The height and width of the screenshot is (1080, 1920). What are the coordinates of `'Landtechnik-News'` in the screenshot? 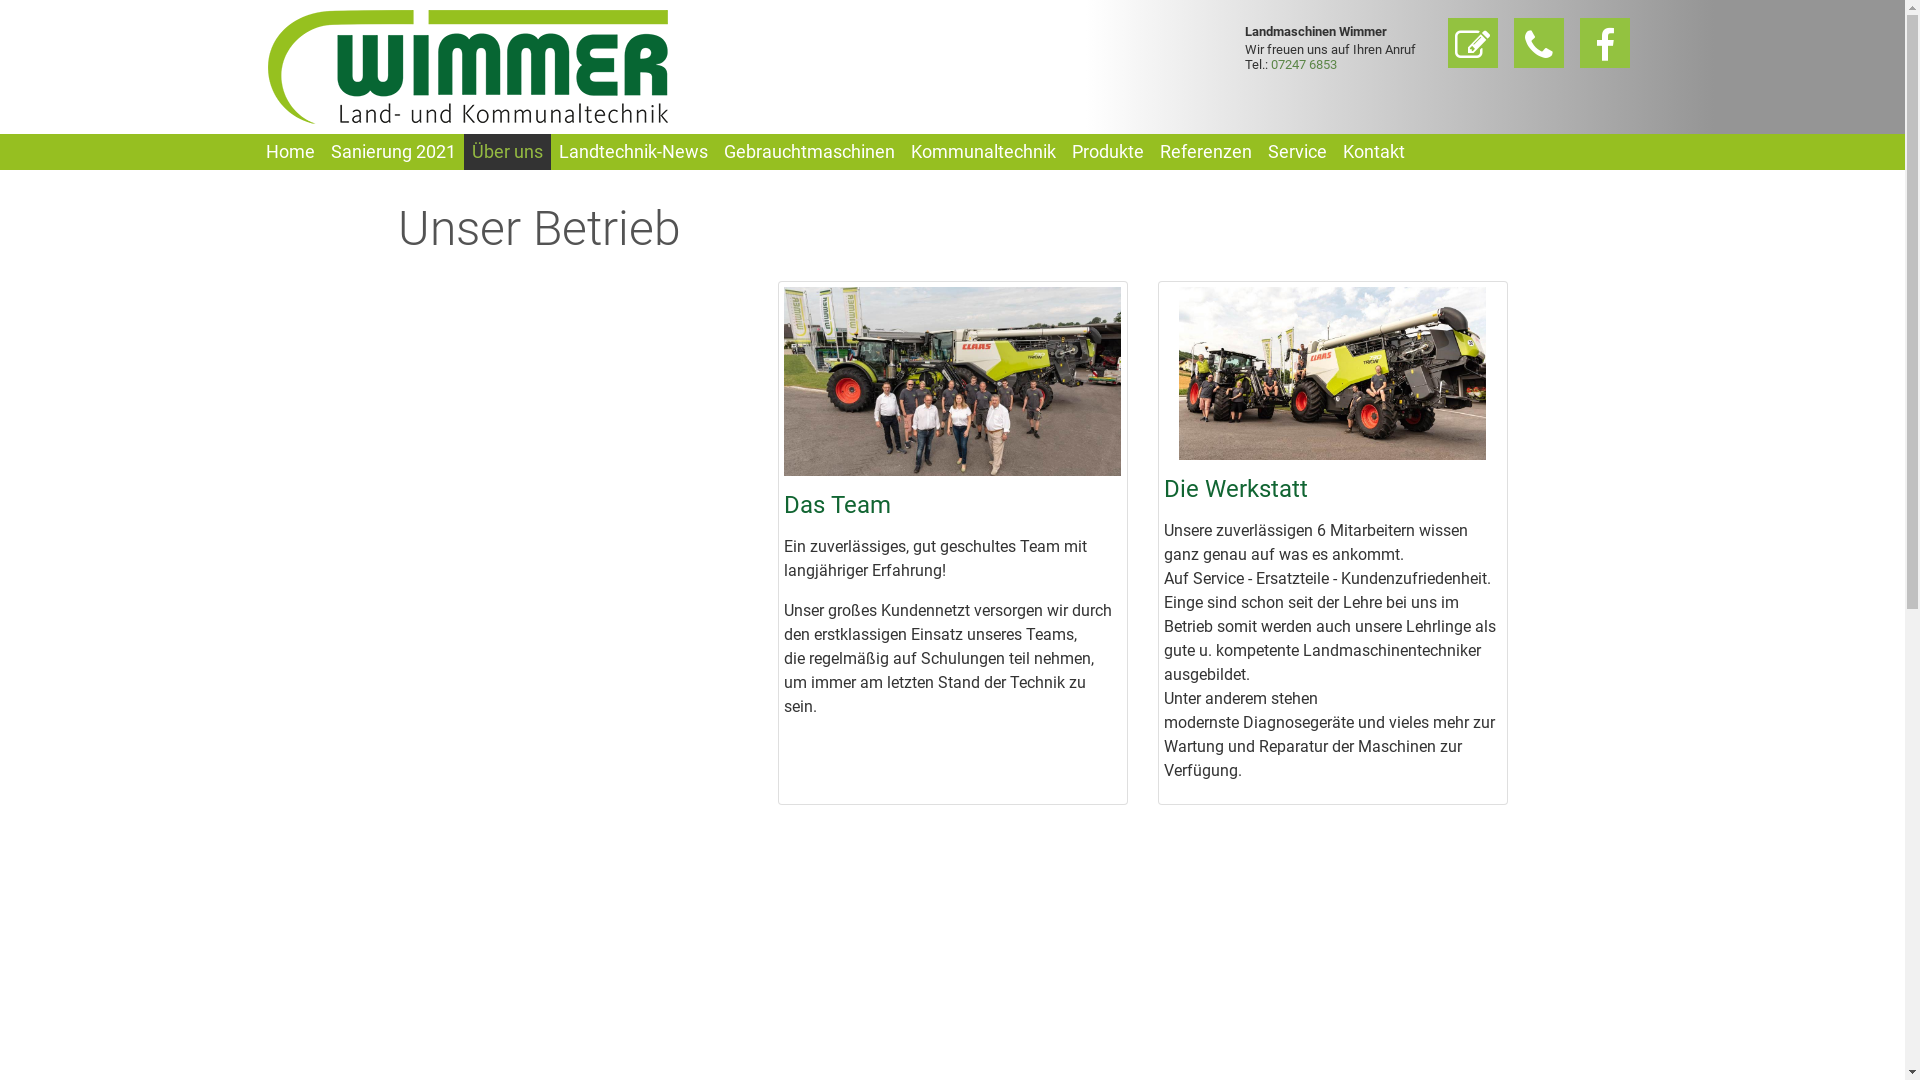 It's located at (631, 150).